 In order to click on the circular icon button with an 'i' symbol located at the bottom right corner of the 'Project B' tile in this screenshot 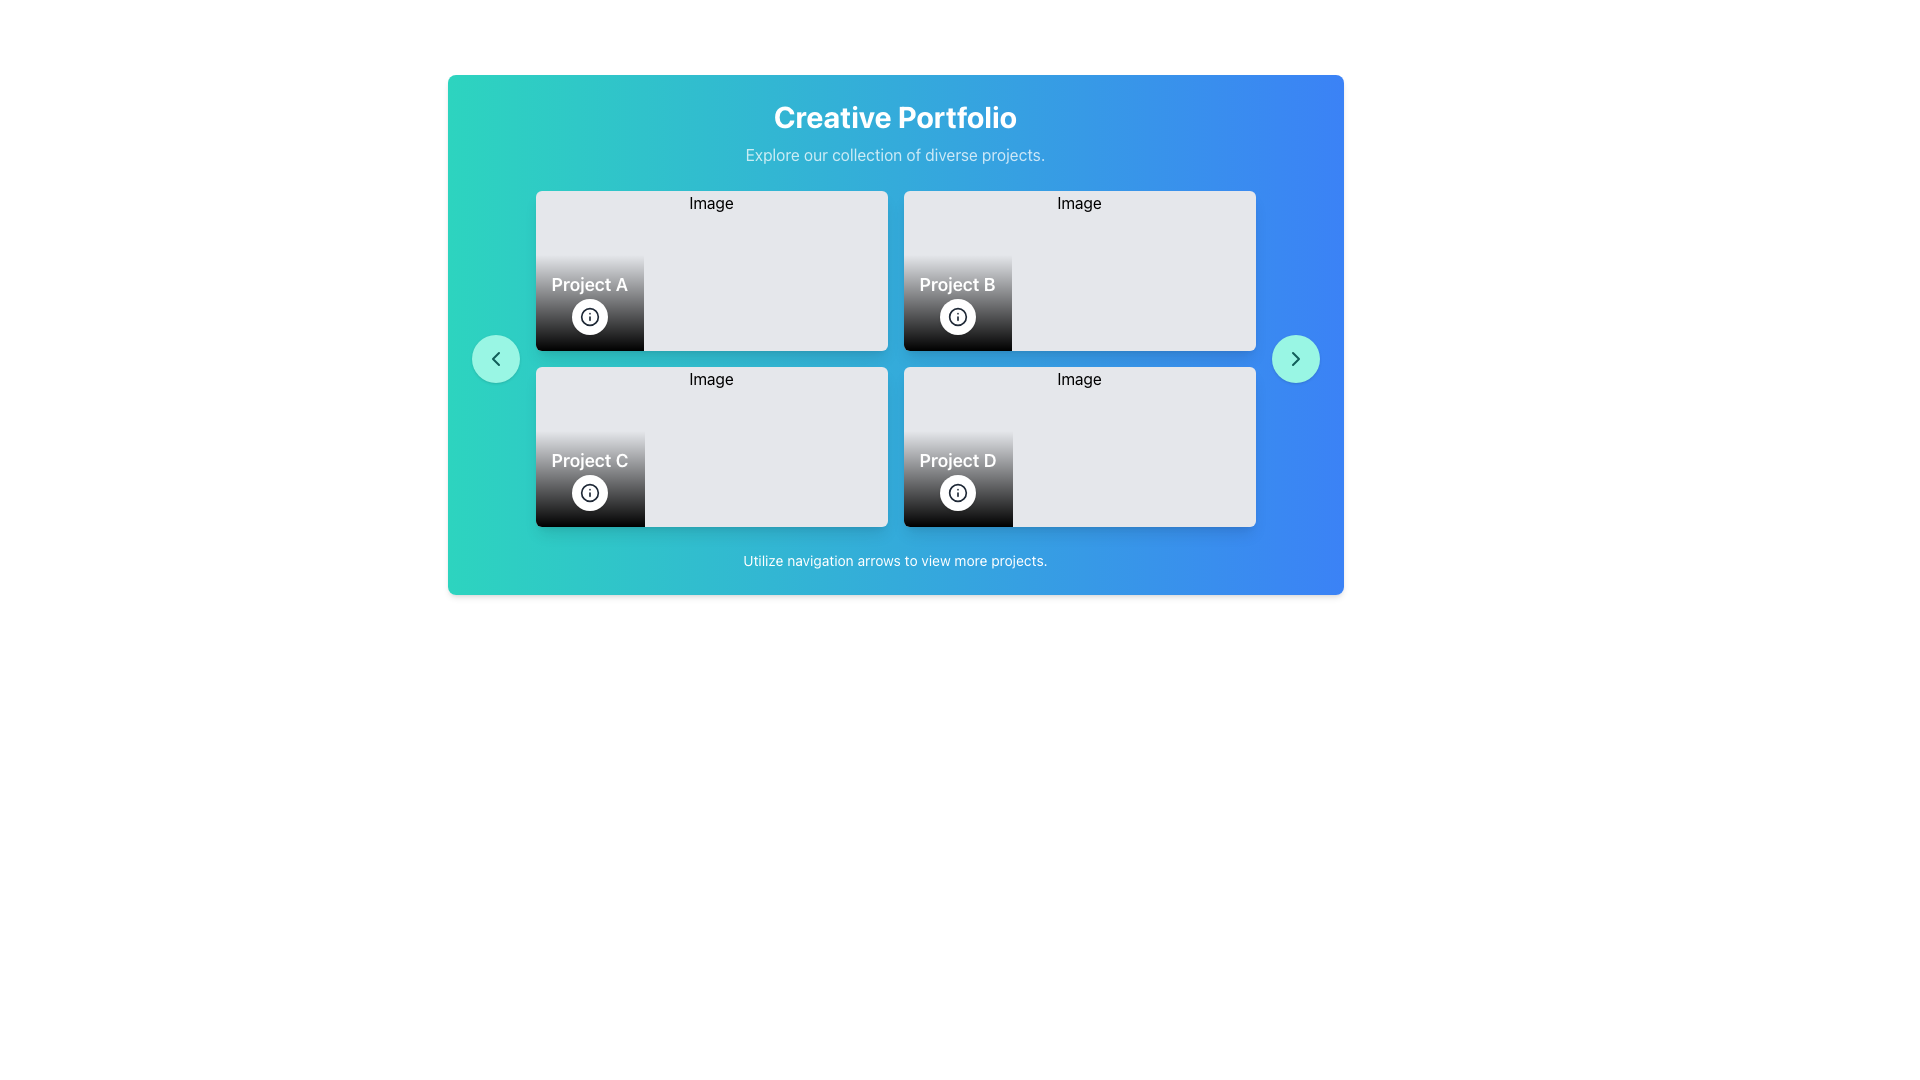, I will do `click(956, 315)`.